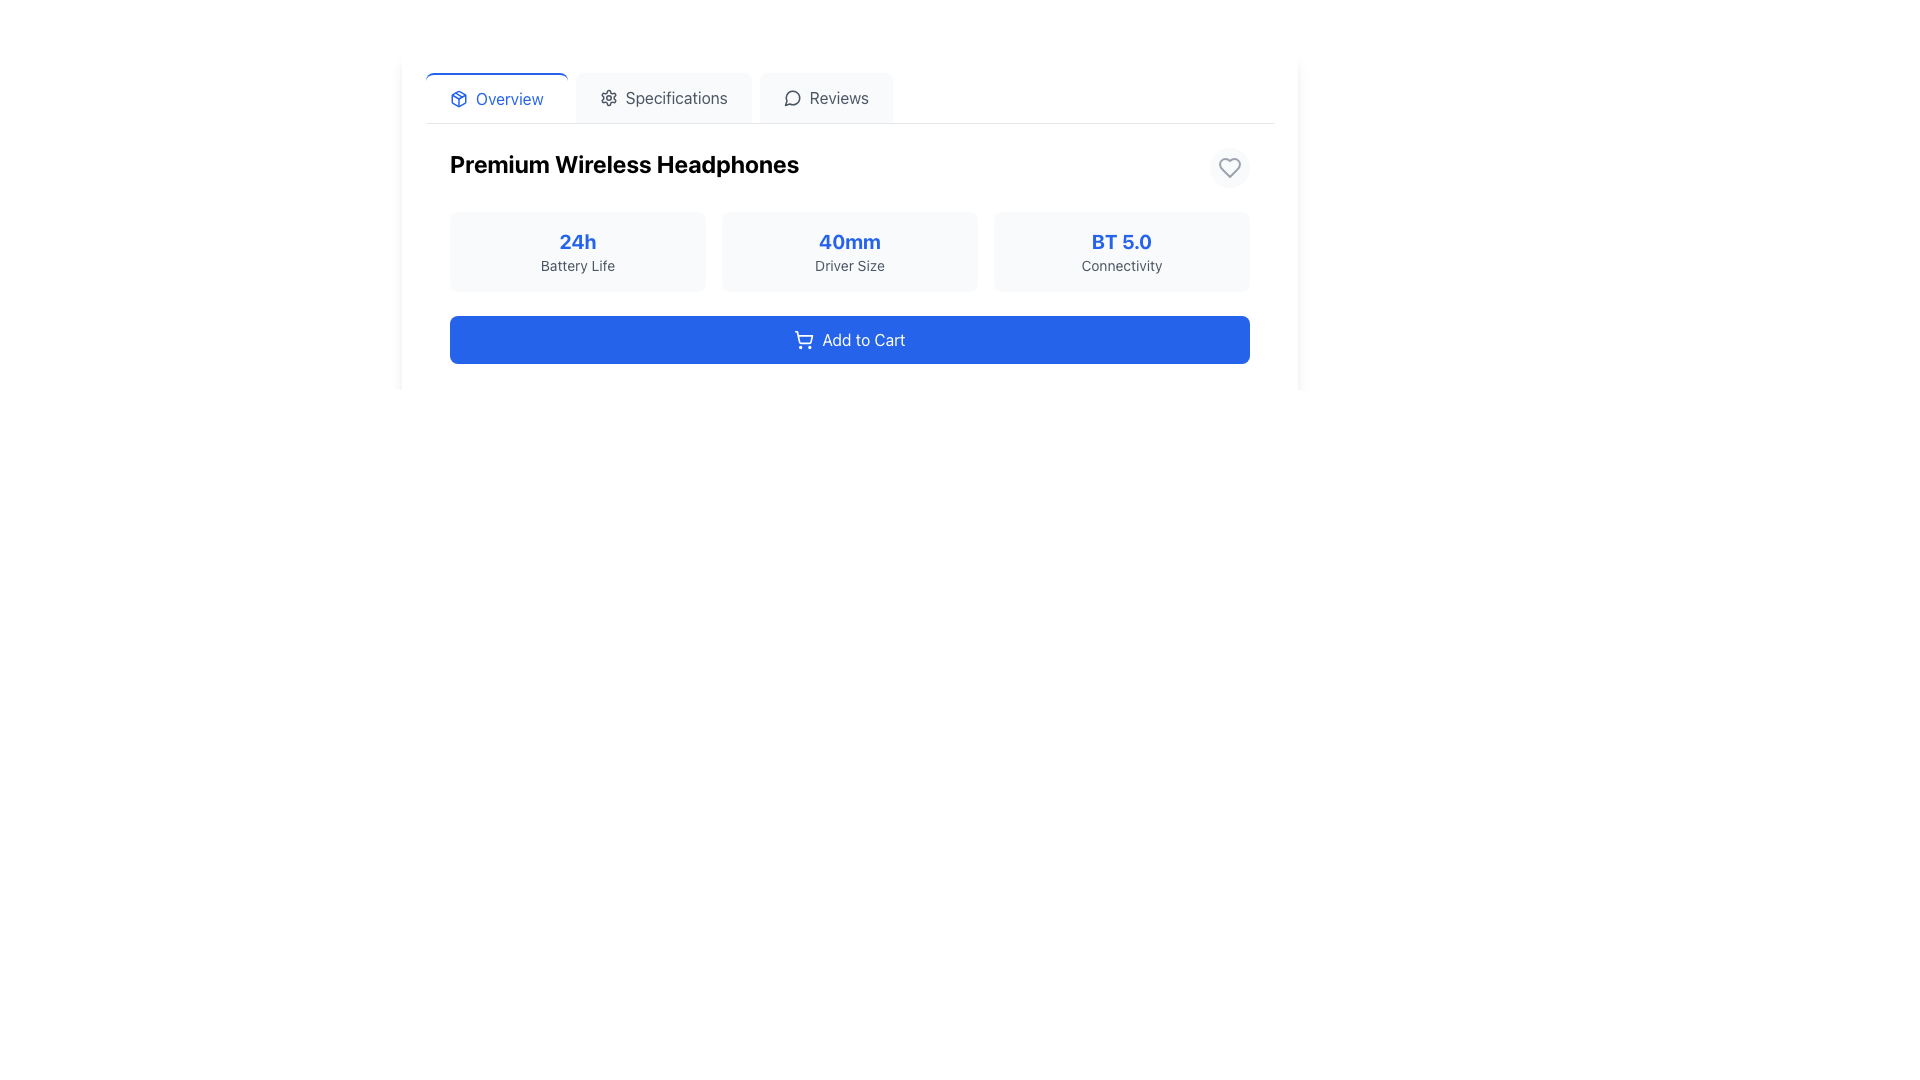 The width and height of the screenshot is (1920, 1080). I want to click on the text label displaying '40mm' in bold blue font, which is the second box in a row of three, centered within a light gray background, so click(849, 250).